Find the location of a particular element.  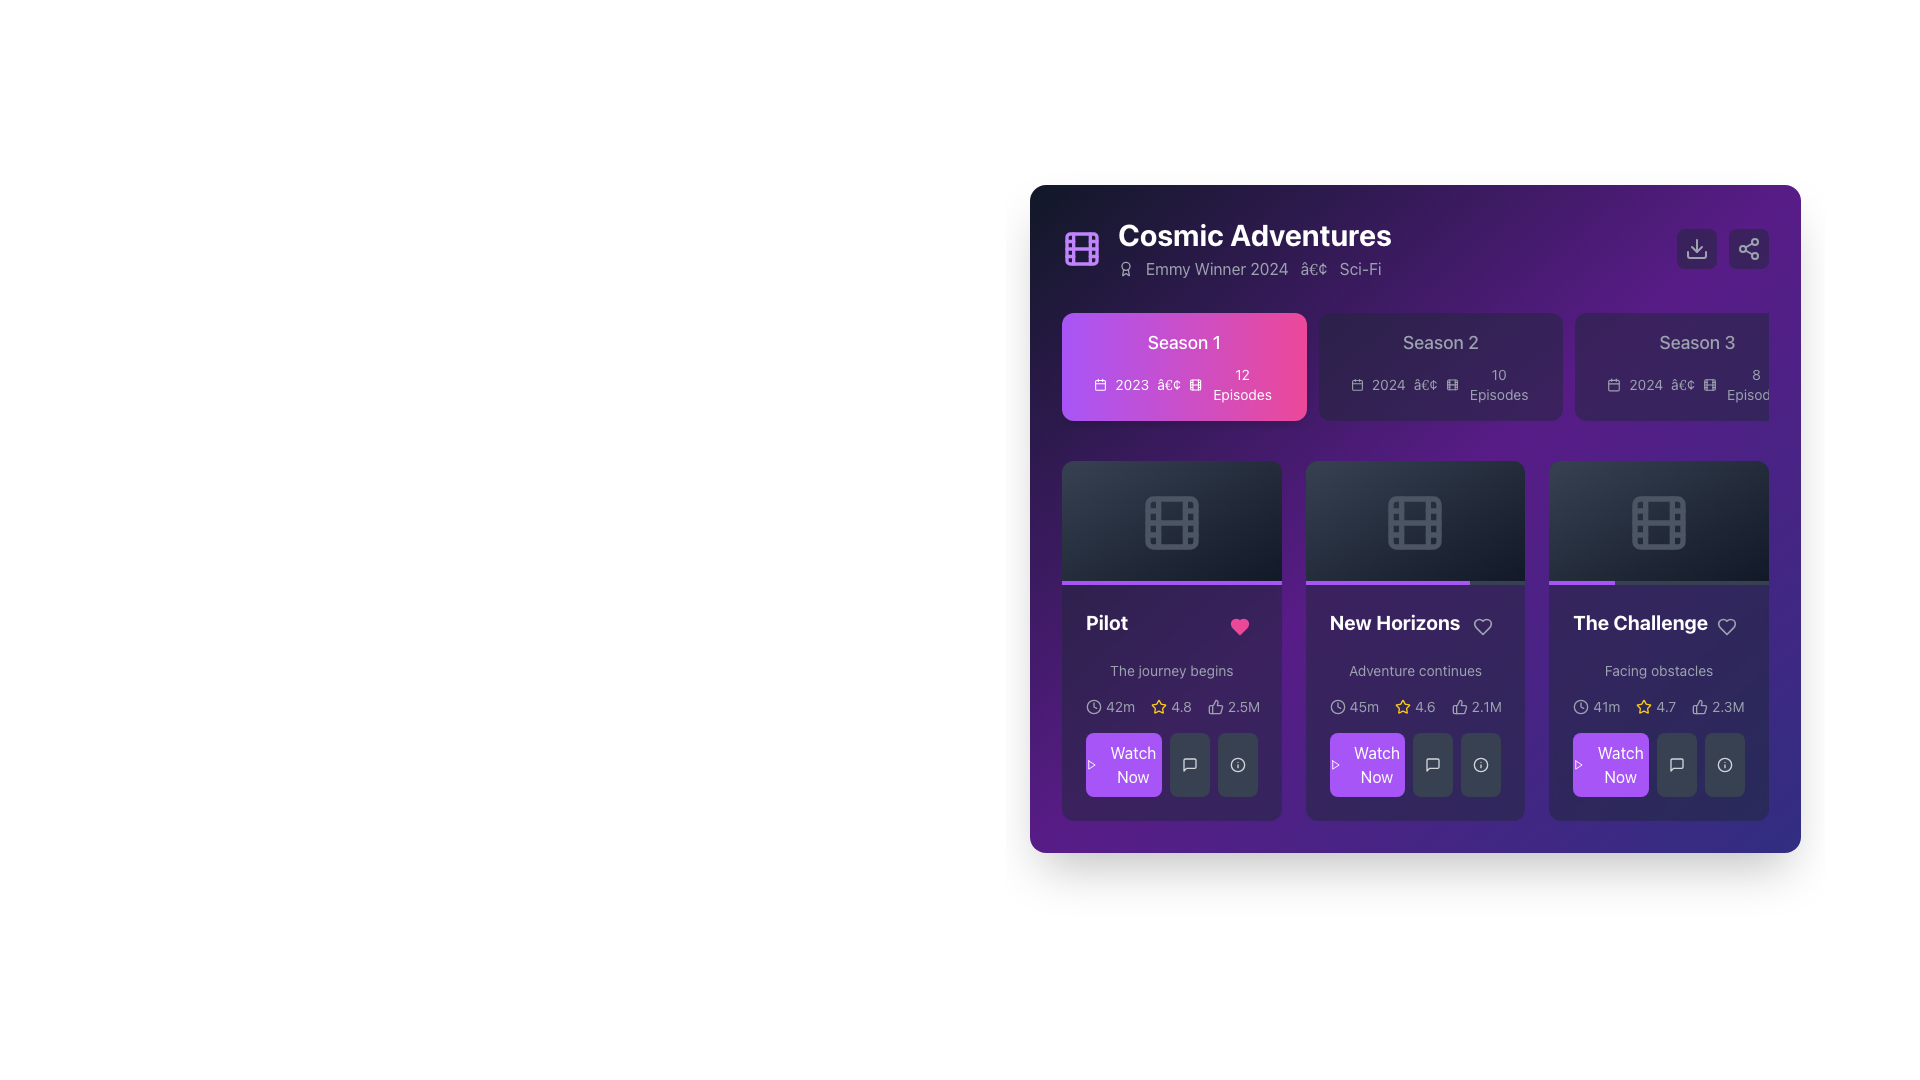

circular information icon displayed within the SVG graphic element at the bottom of the 'Pilot' card is located at coordinates (1236, 764).